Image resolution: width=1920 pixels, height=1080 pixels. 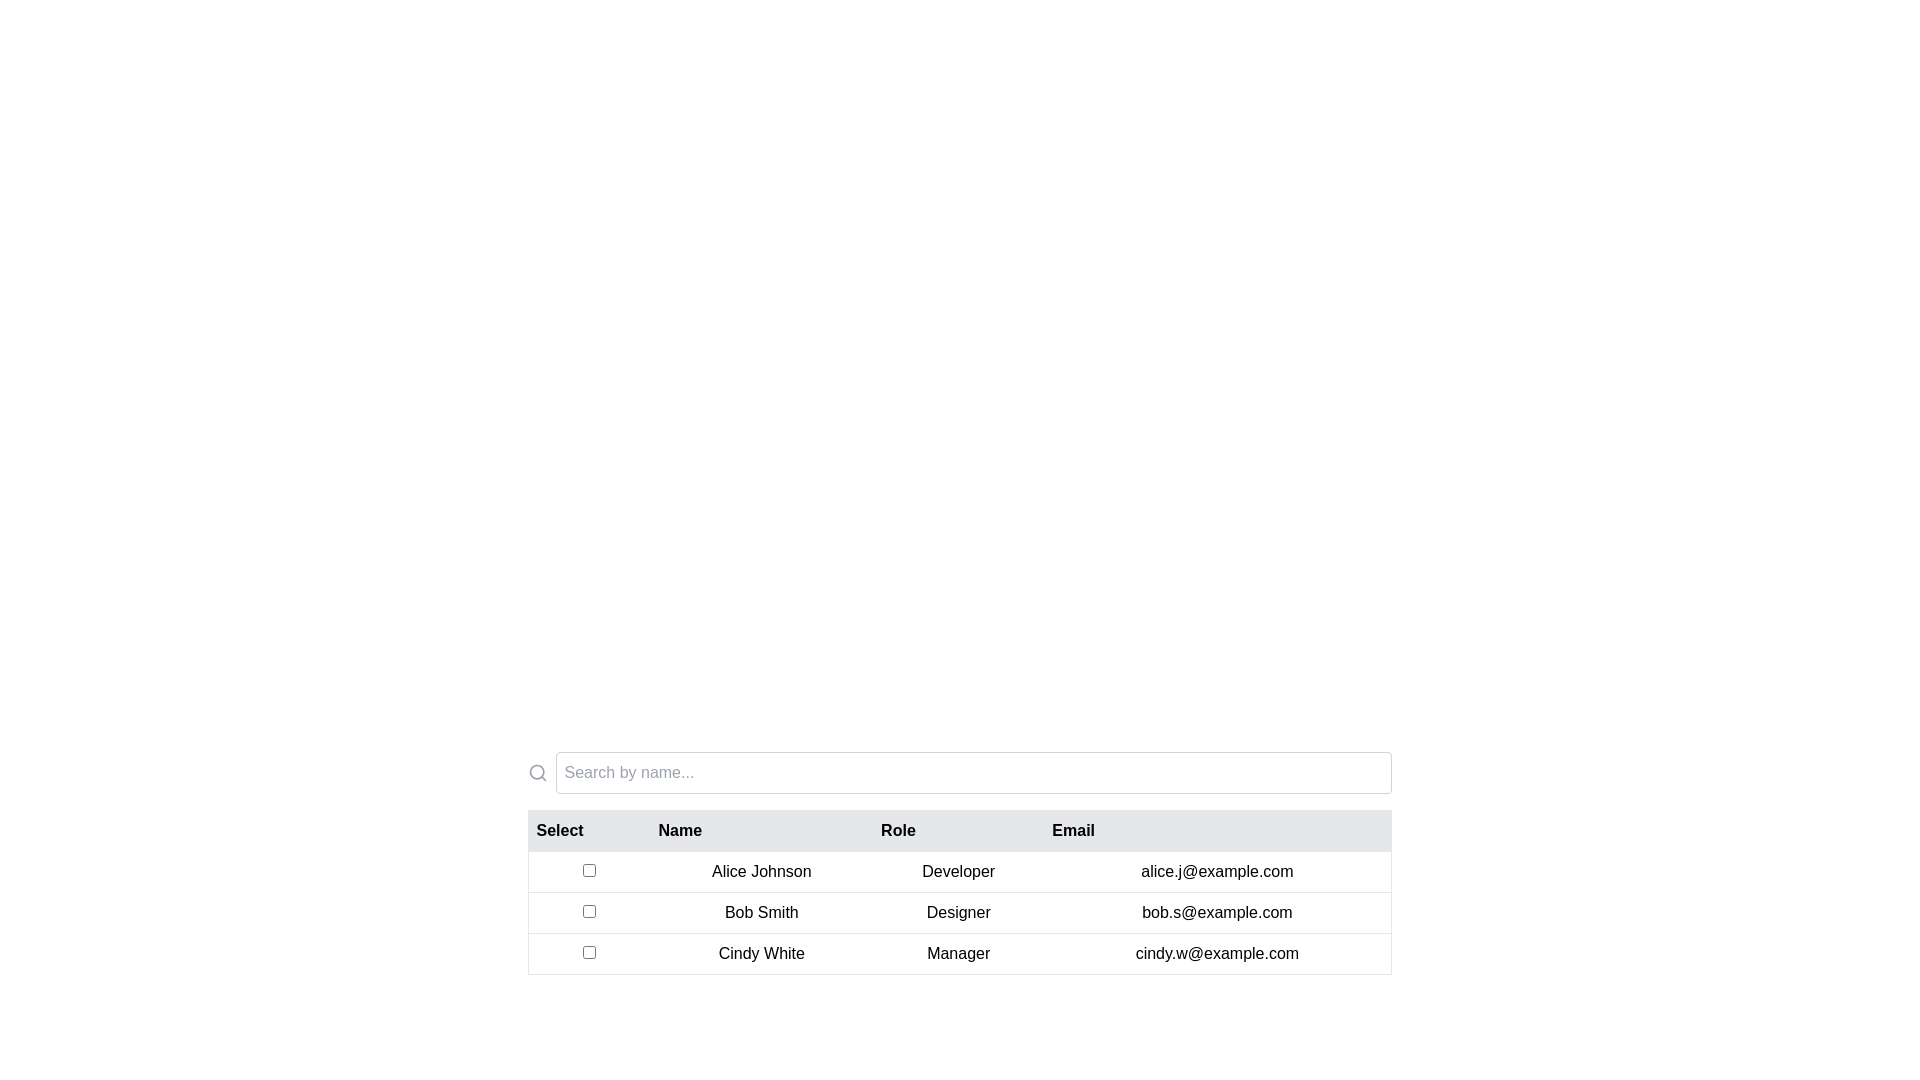 I want to click on the gray header bar of the table containing the column titles 'Select', 'Name', 'Role', and 'Email', so click(x=958, y=830).